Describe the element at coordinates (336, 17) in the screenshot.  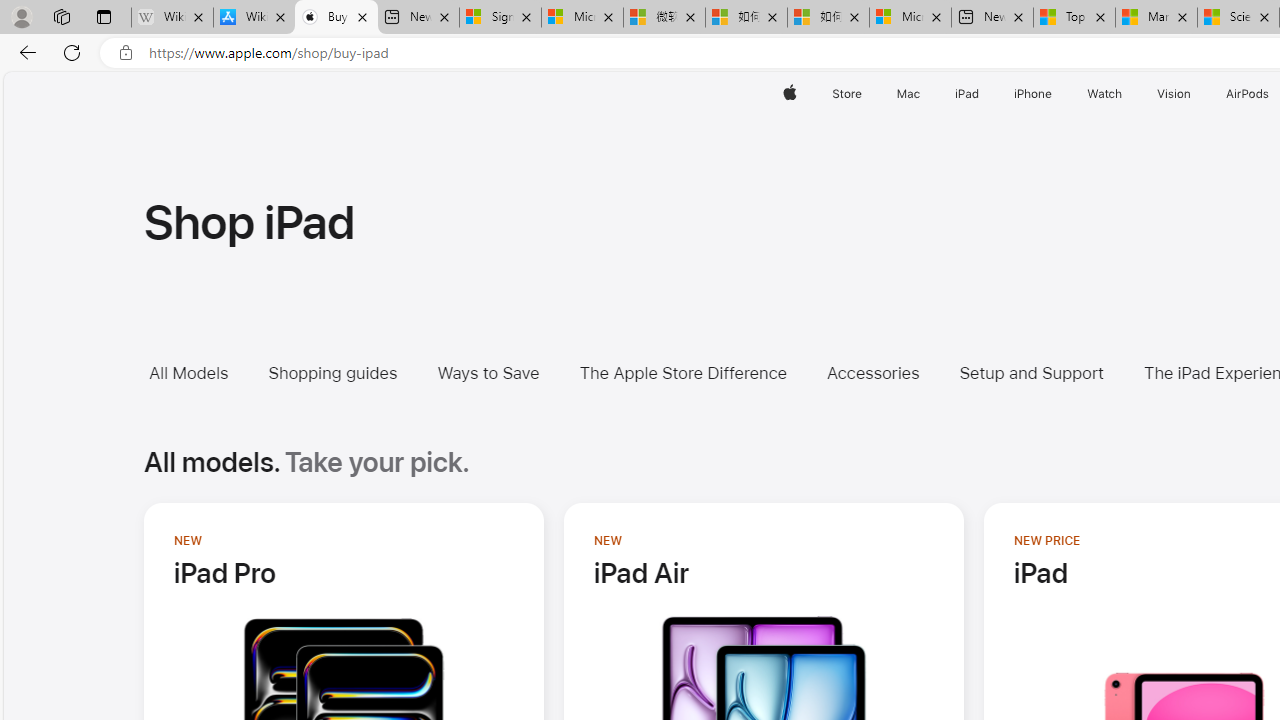
I see `'Buy iPad - Apple'` at that location.